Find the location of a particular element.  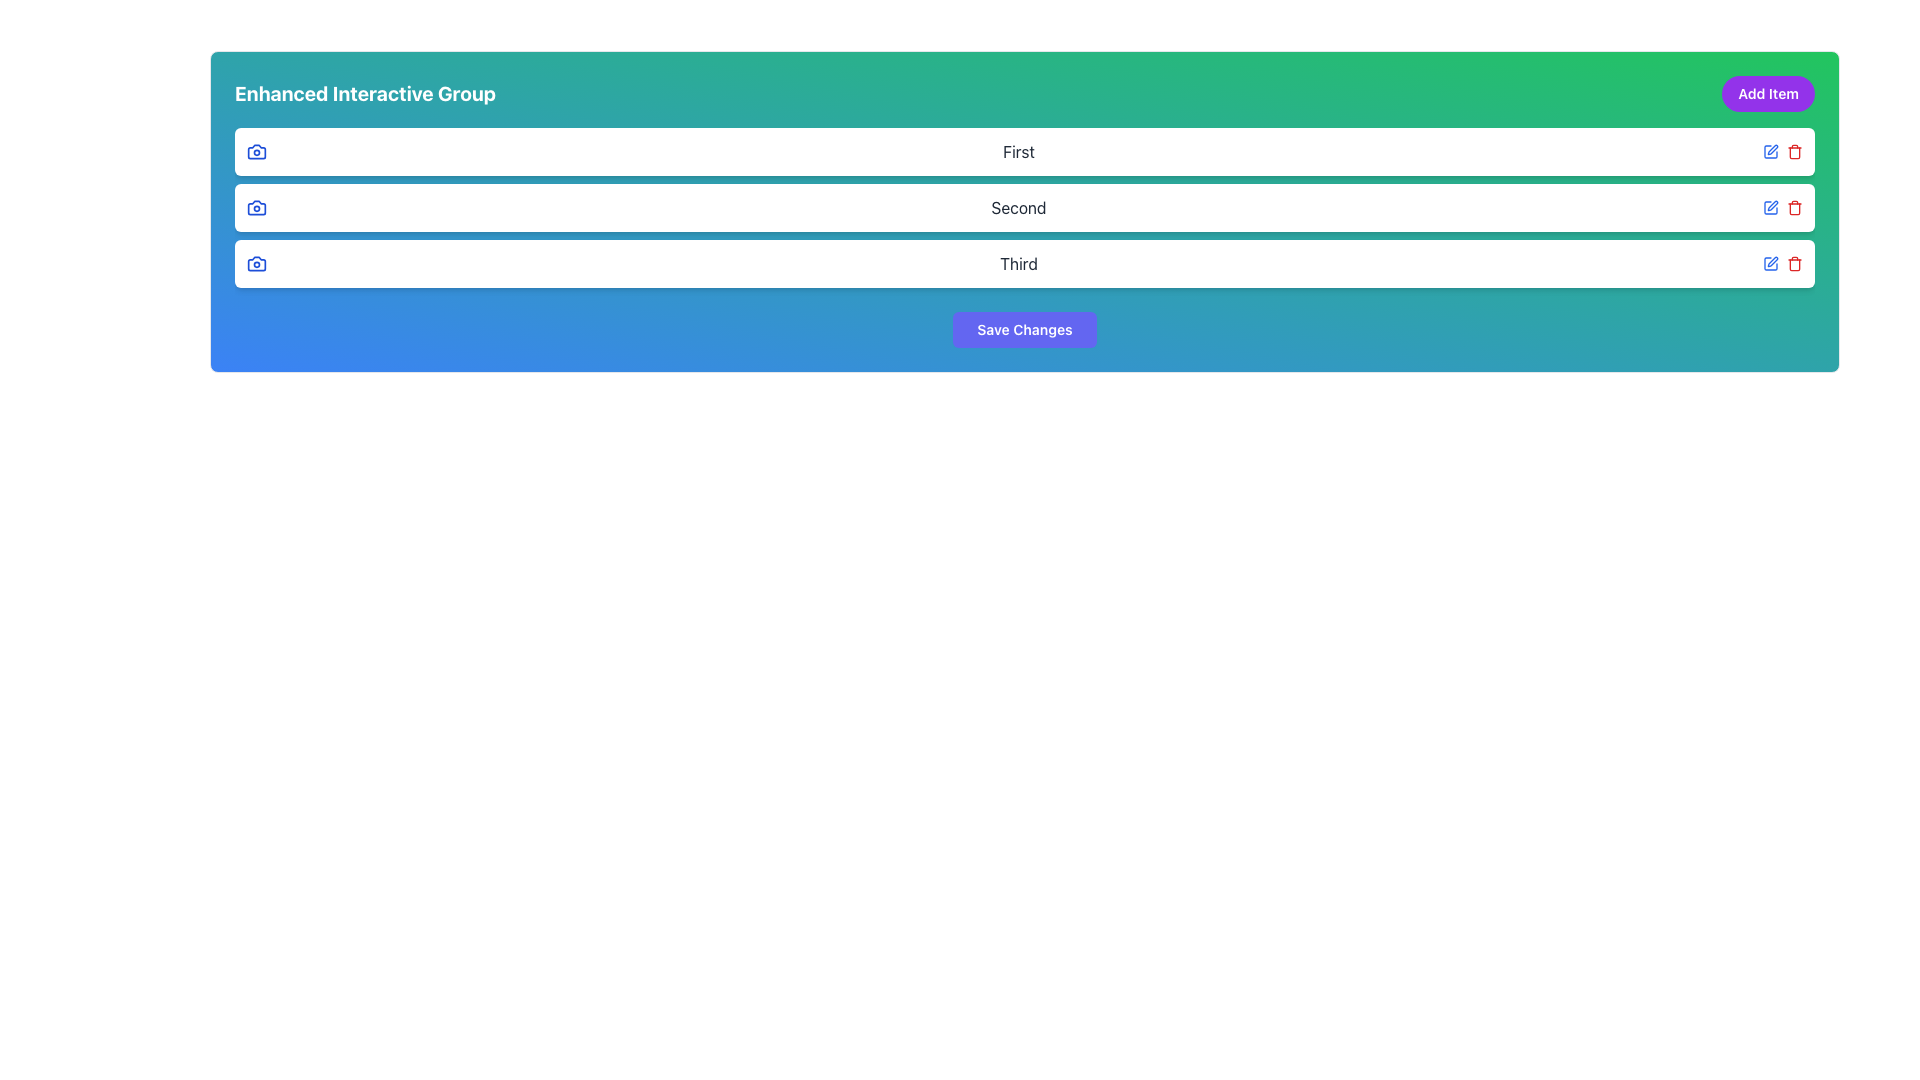

the blue pen icon button located in the upper right section of the list item labeled 'Second', which is positioned directly adjacent to a red icon is located at coordinates (1771, 208).